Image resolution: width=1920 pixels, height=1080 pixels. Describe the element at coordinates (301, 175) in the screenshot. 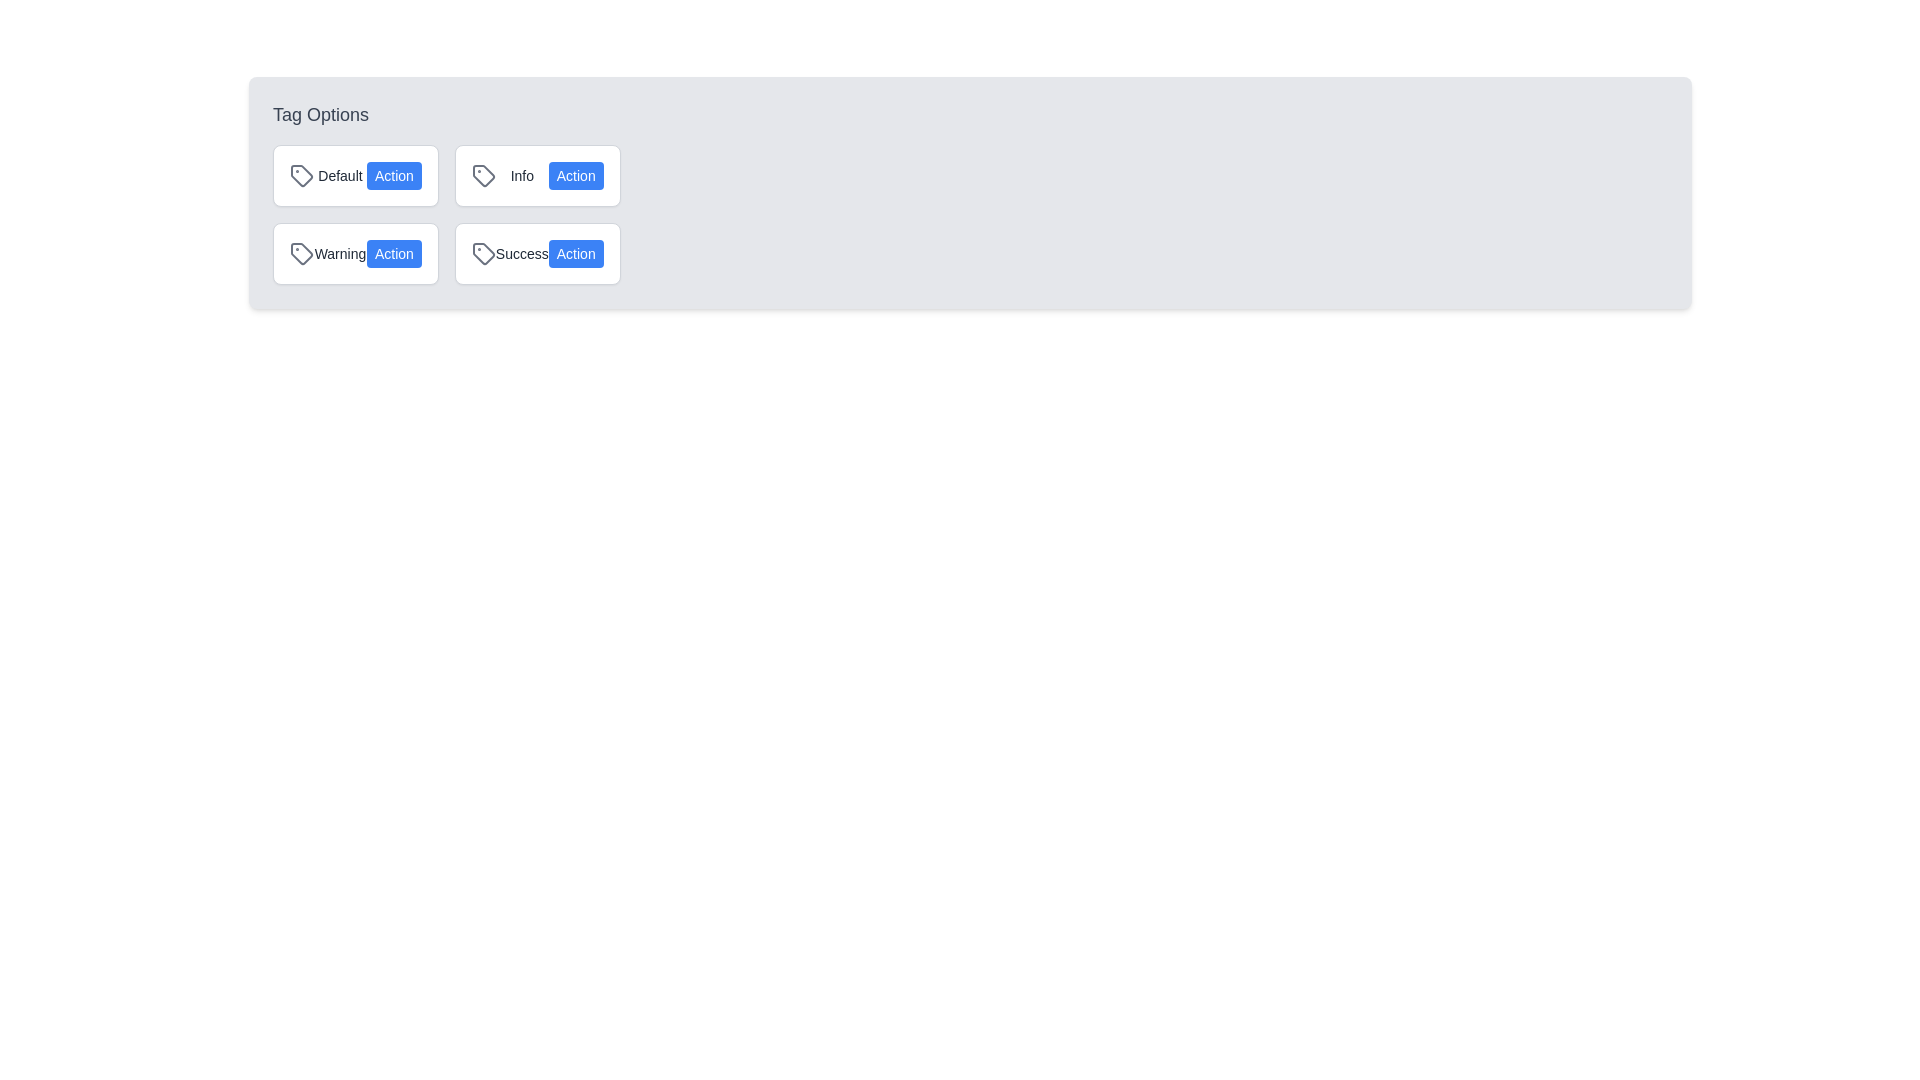

I see `the icon located to the far left in the first row of the grid within the 'Tag Options' section, which represents the 'Default' label` at that location.